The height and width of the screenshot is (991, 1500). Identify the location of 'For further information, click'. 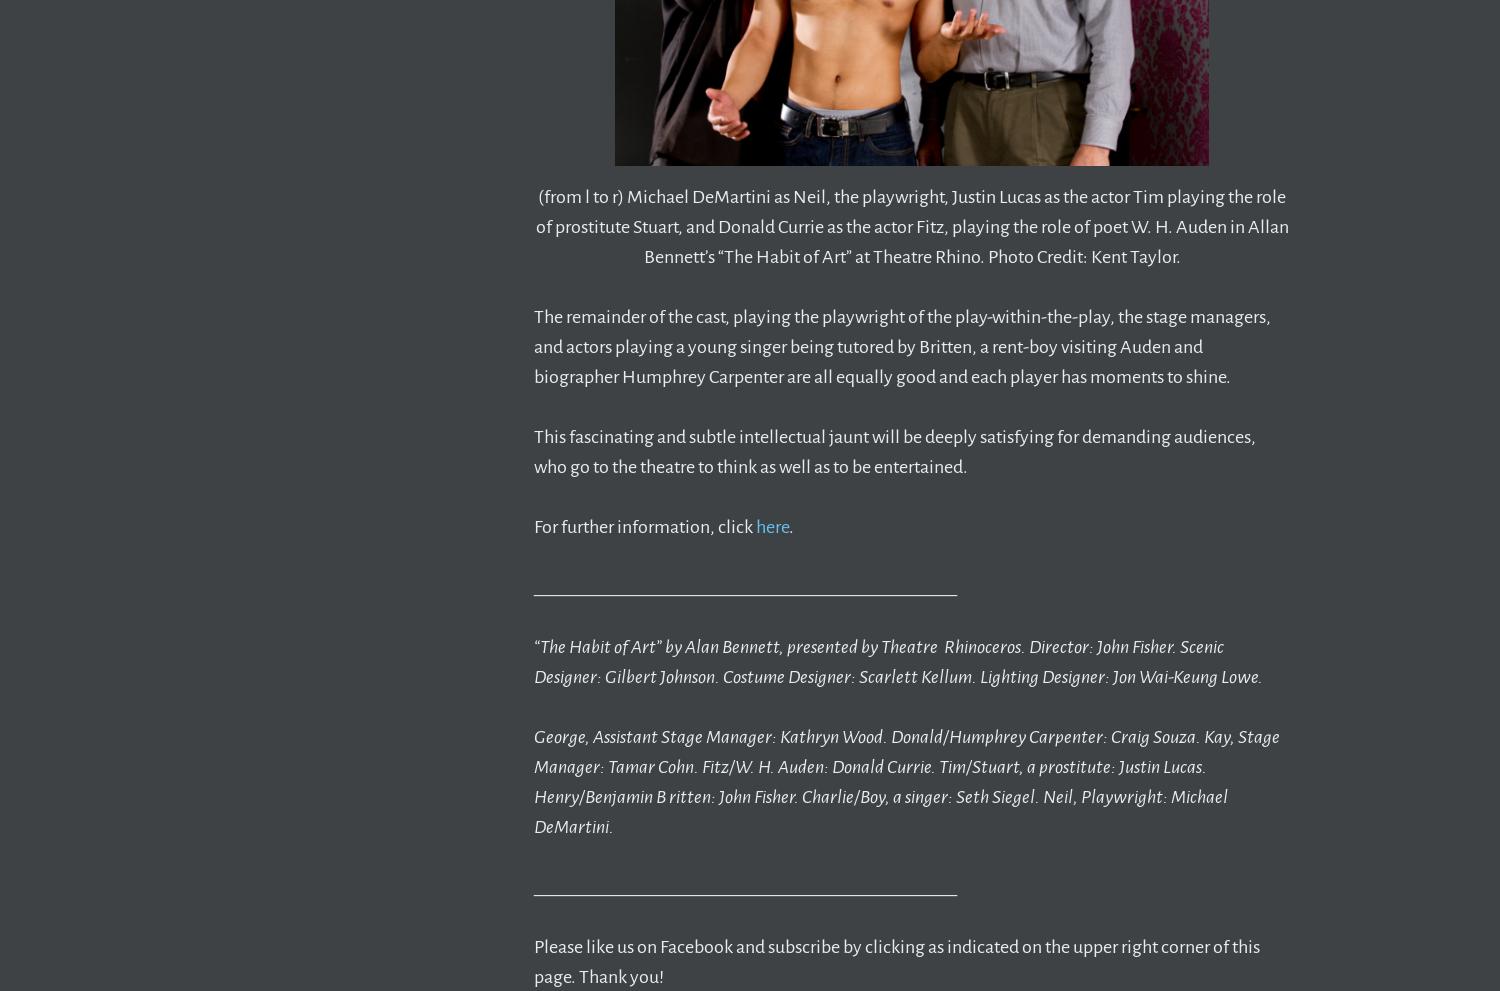
(645, 527).